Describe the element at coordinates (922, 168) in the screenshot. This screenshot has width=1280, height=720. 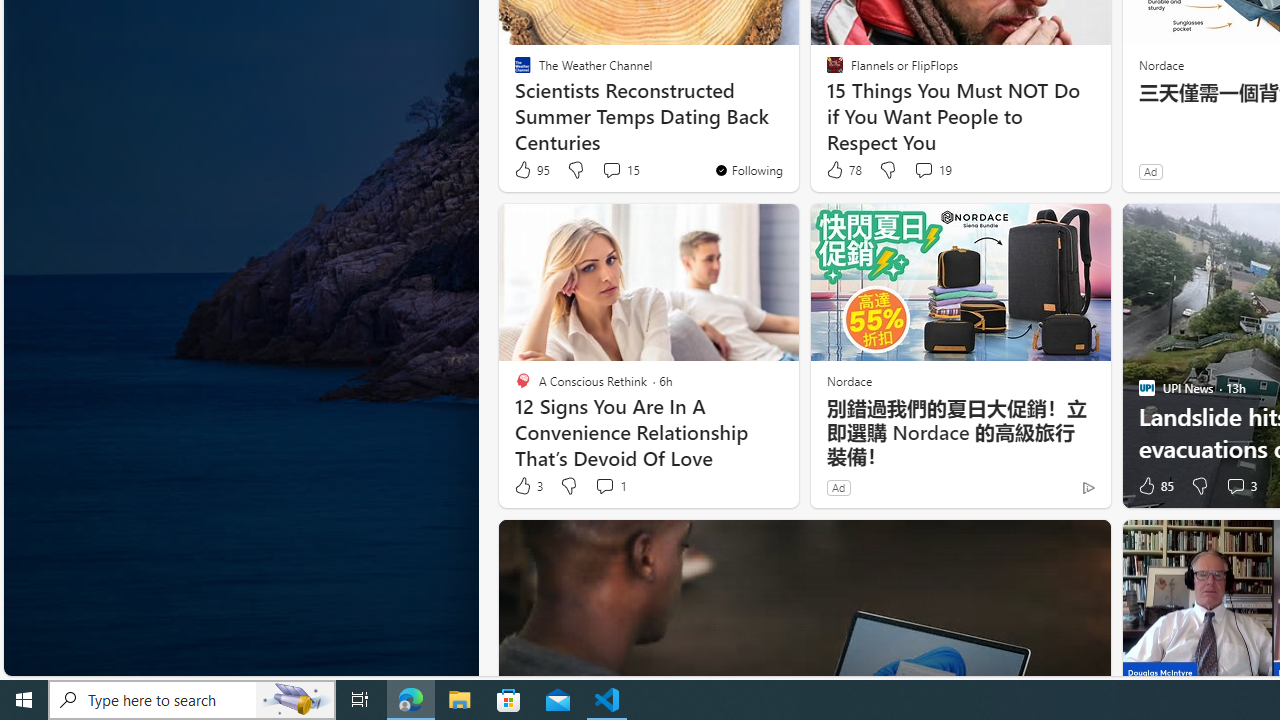
I see `'View comments 19 Comment'` at that location.